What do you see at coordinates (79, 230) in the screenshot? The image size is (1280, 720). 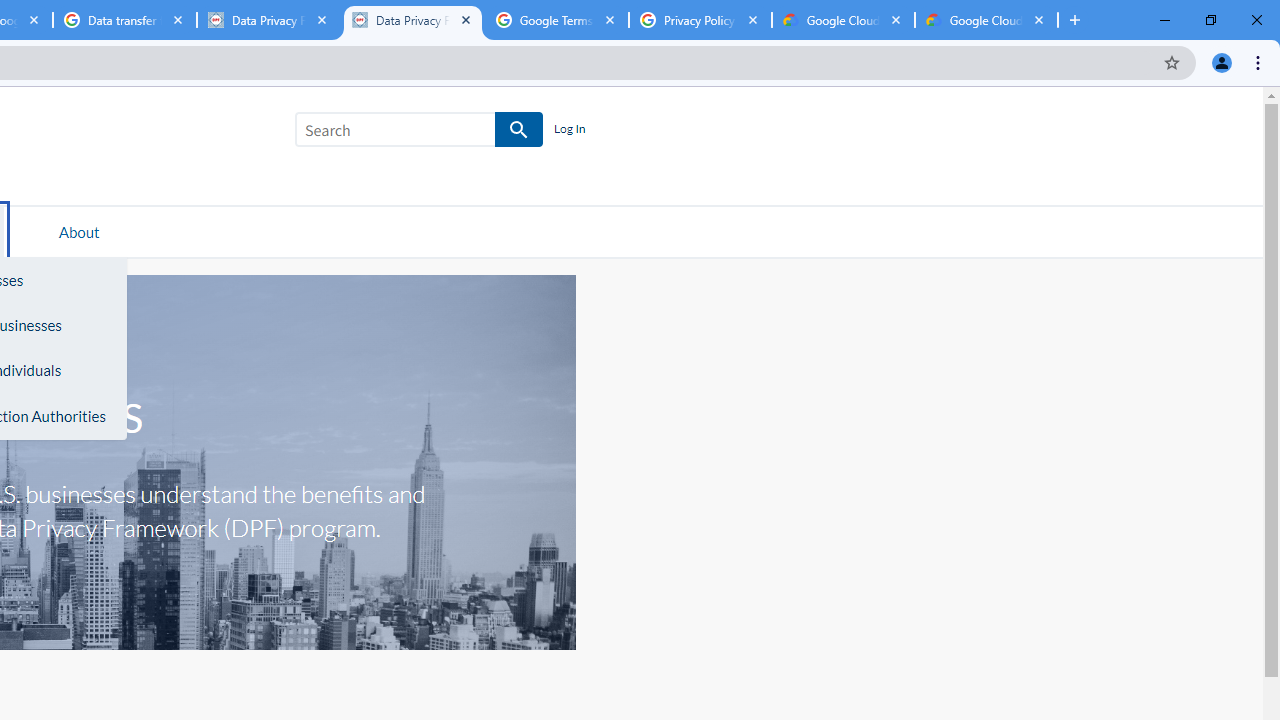 I see `'AutomationID: navitem2'` at bounding box center [79, 230].